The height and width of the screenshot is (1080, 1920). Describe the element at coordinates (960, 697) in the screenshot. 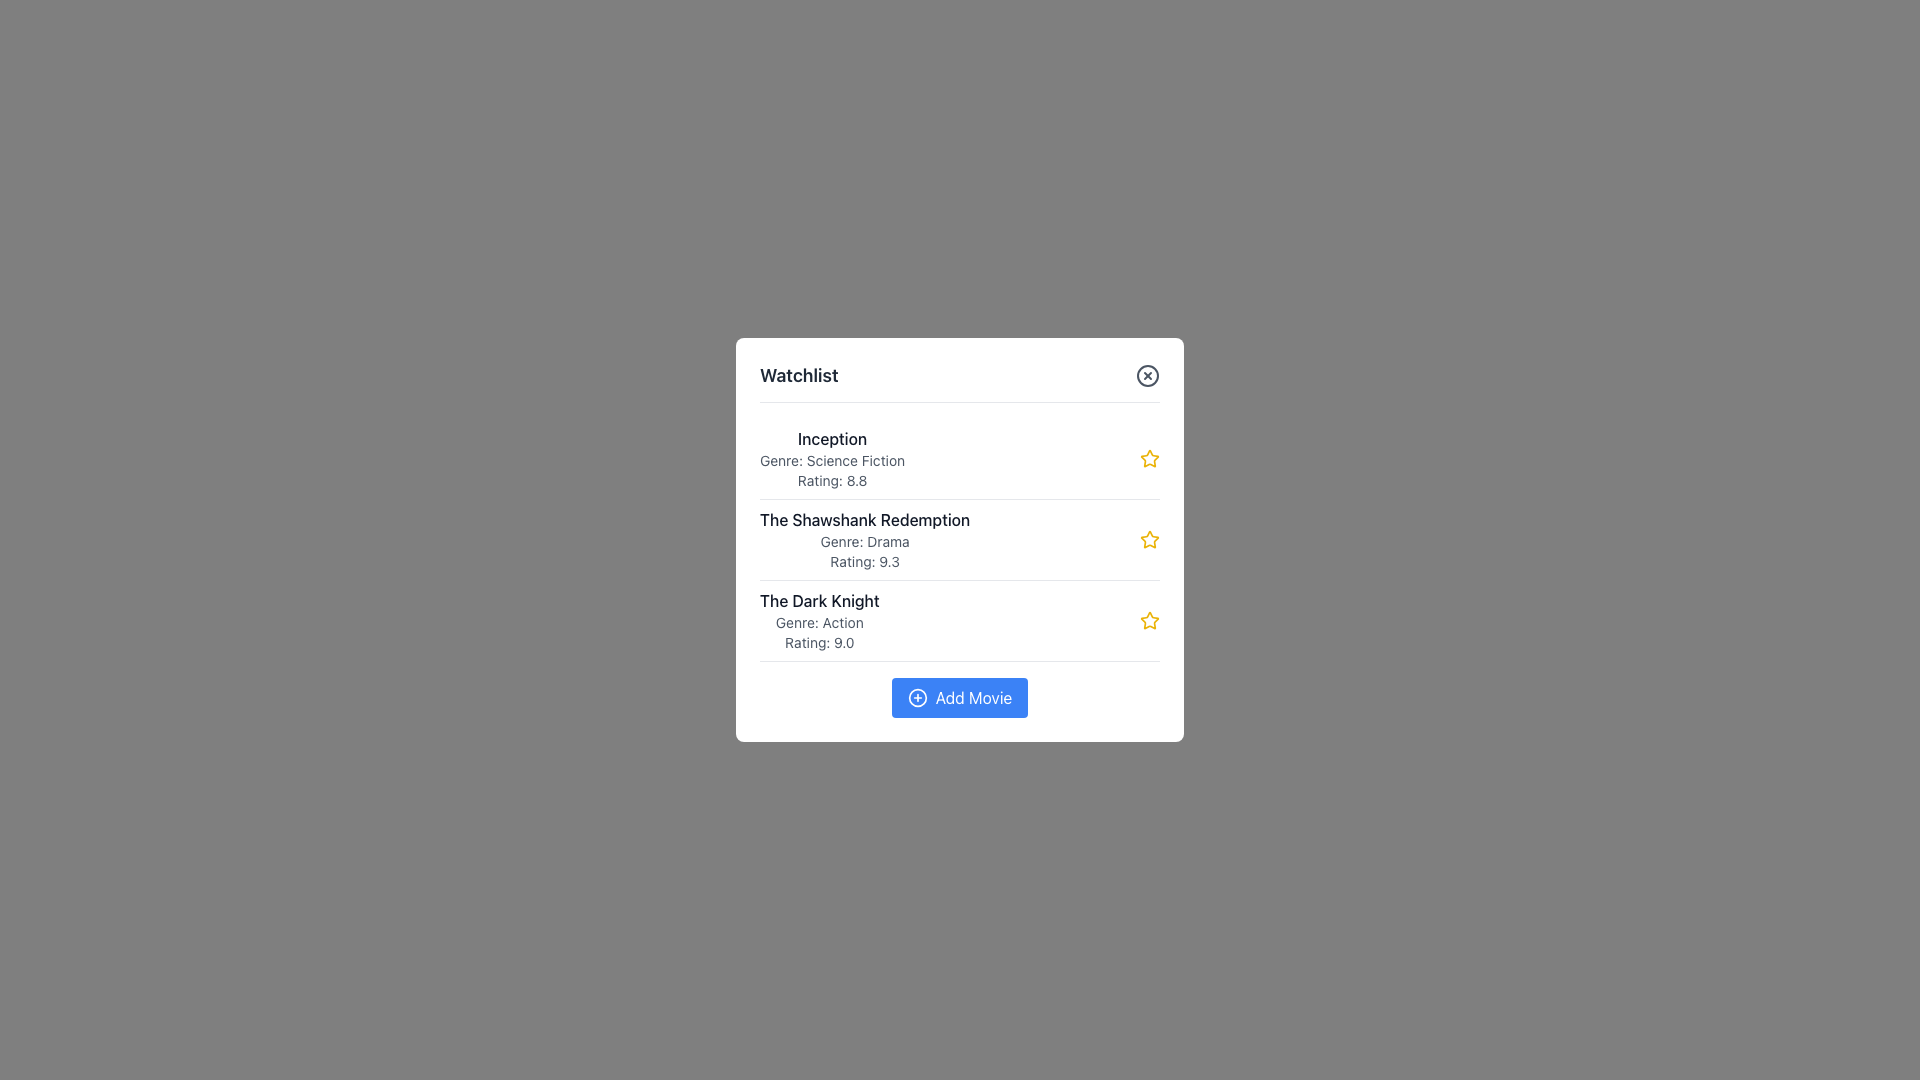

I see `the add new movie button located at the bottom center of the 'Watchlist' modal, which opens a form for entering movie details` at that location.